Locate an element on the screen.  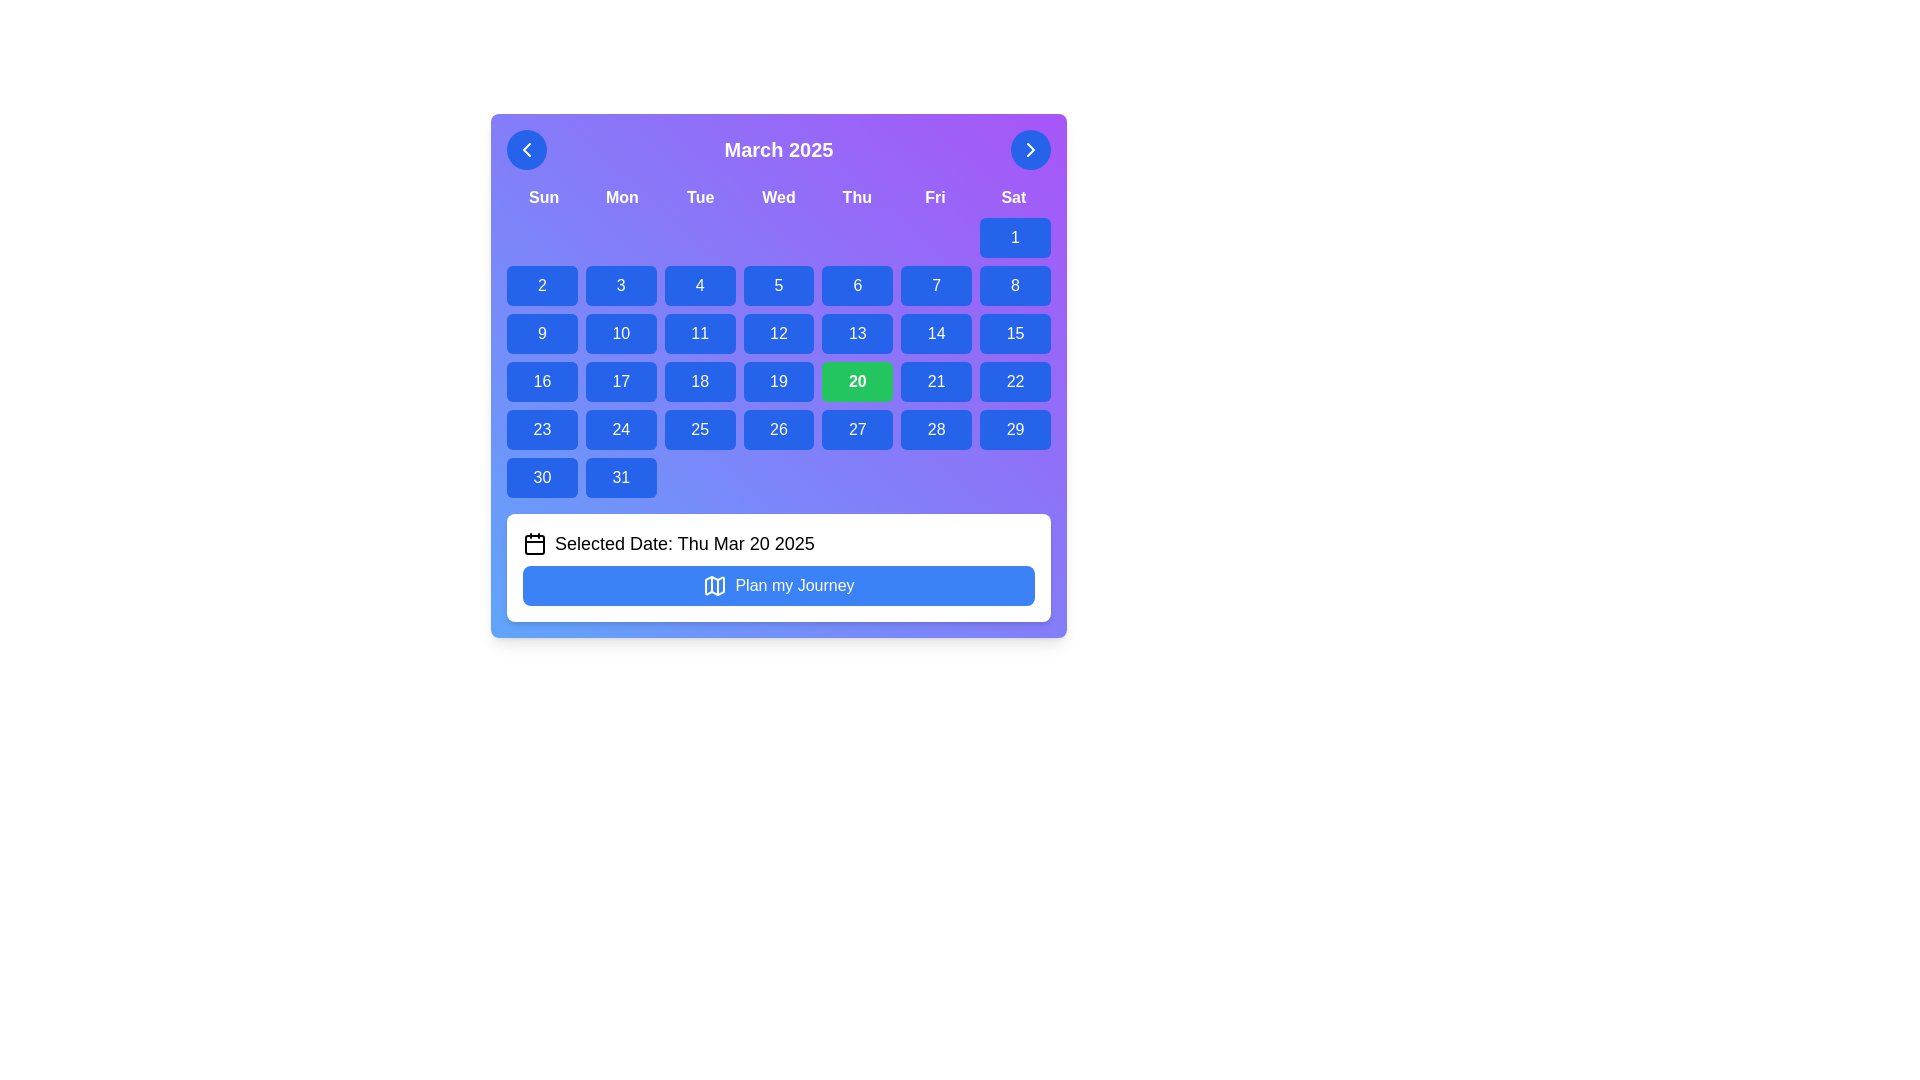
the button representing the eleventh day of the month in the calendar interface is located at coordinates (700, 333).